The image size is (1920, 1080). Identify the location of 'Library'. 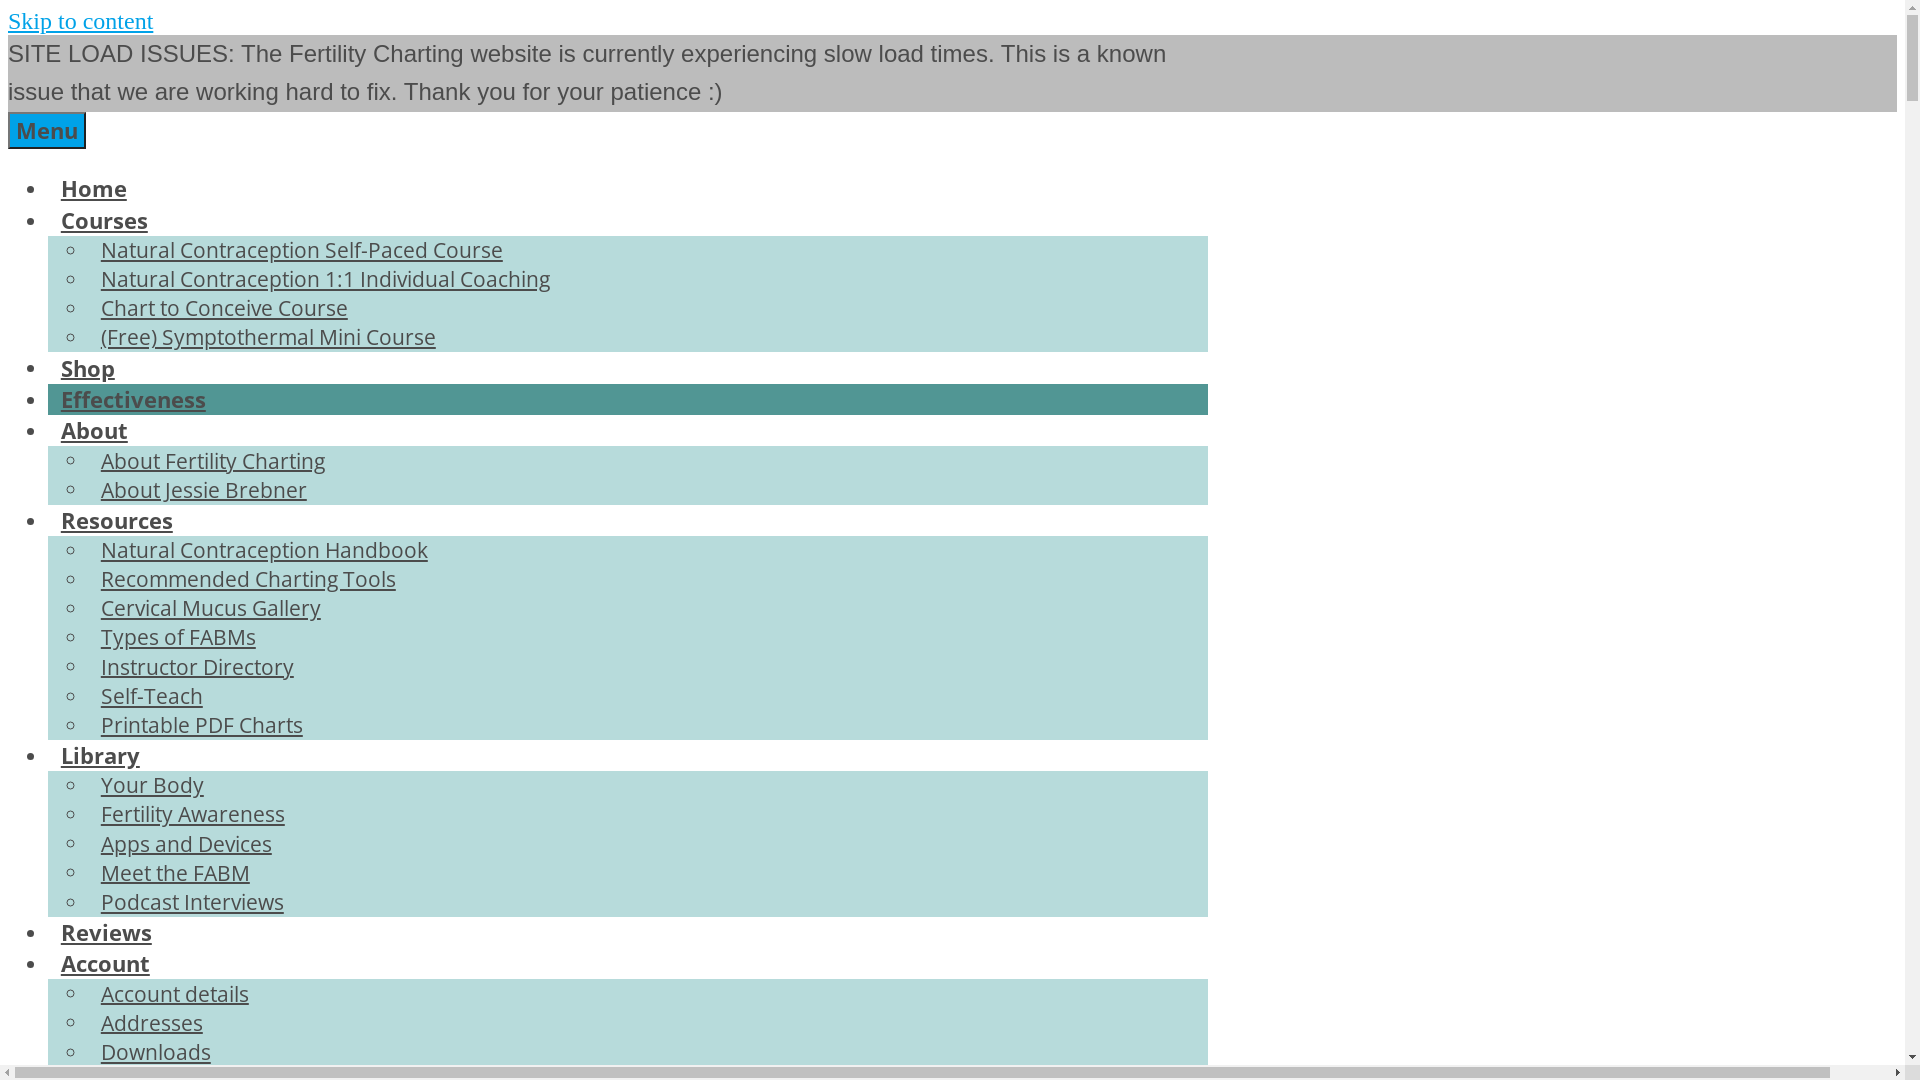
(99, 755).